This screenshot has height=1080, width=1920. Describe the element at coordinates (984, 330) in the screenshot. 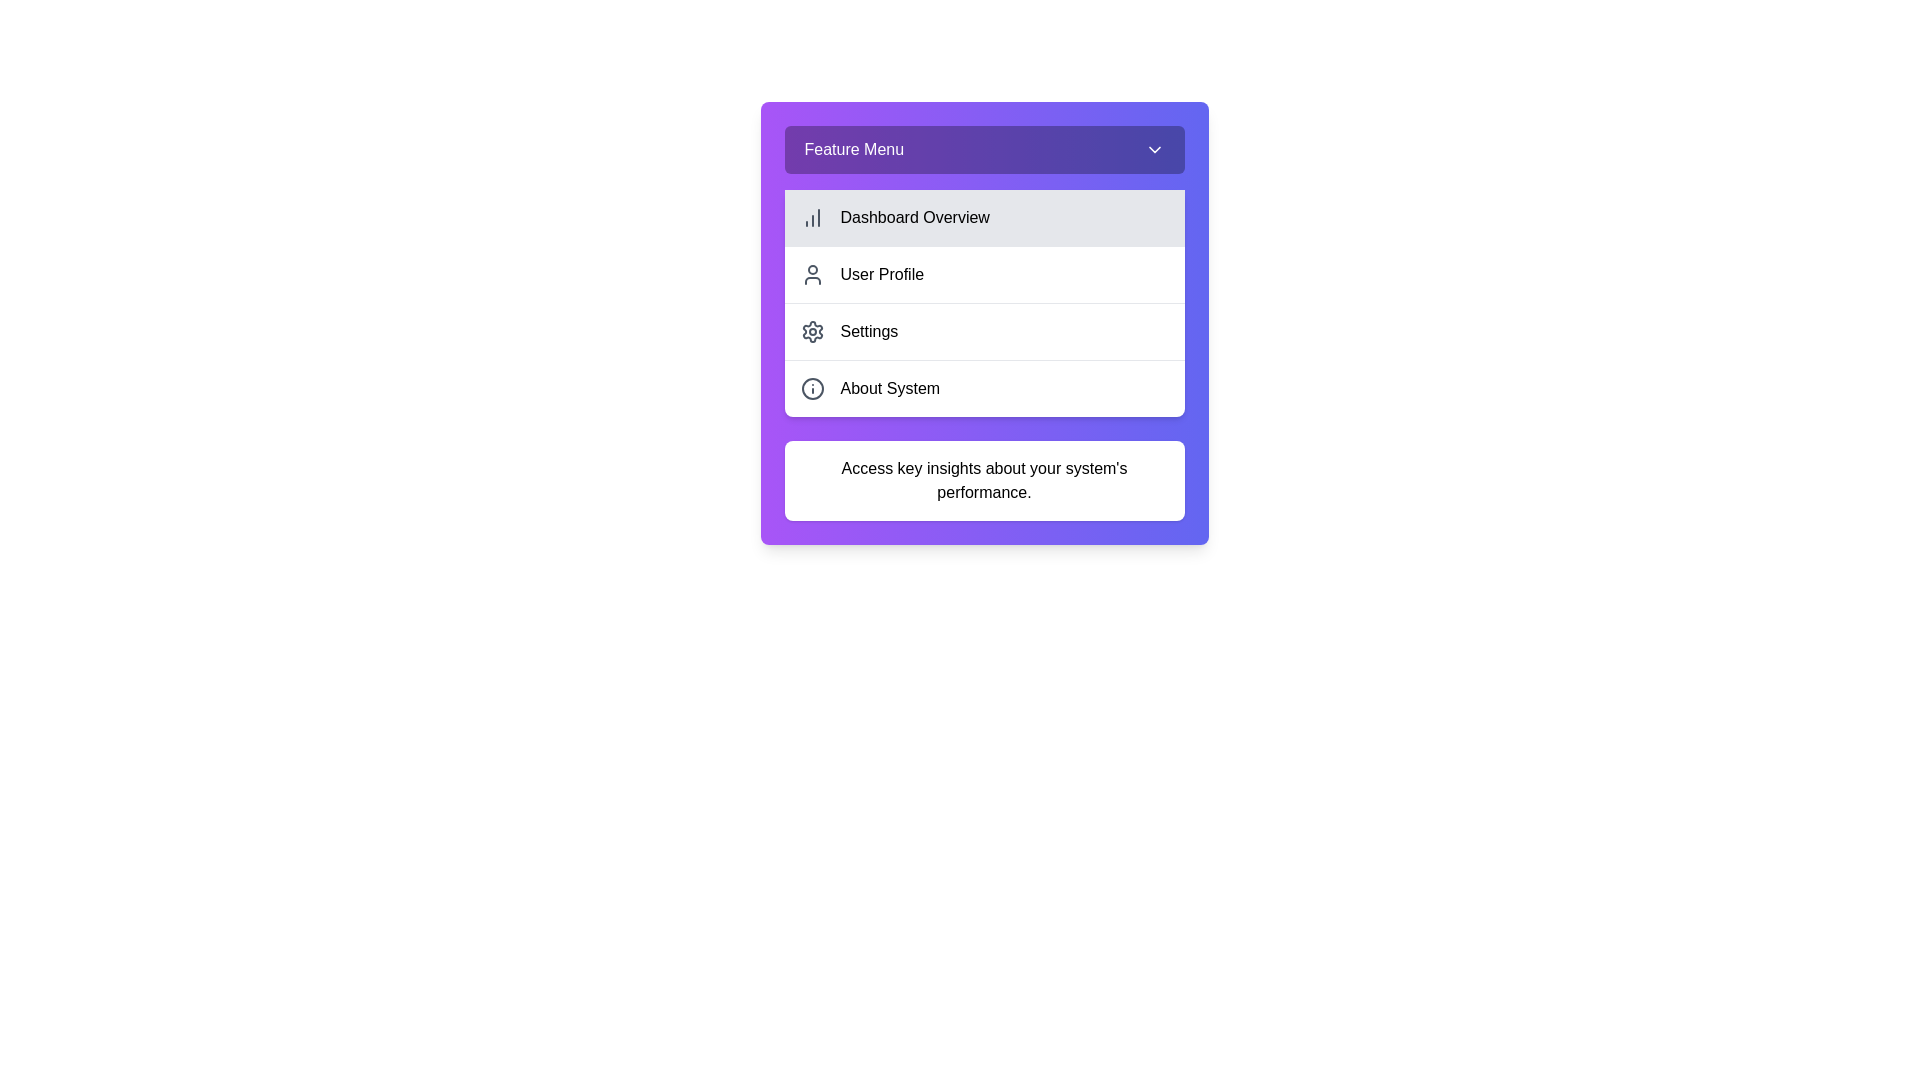

I see `the third navigational menu item, which is located between 'User Profile' and 'About System'` at that location.